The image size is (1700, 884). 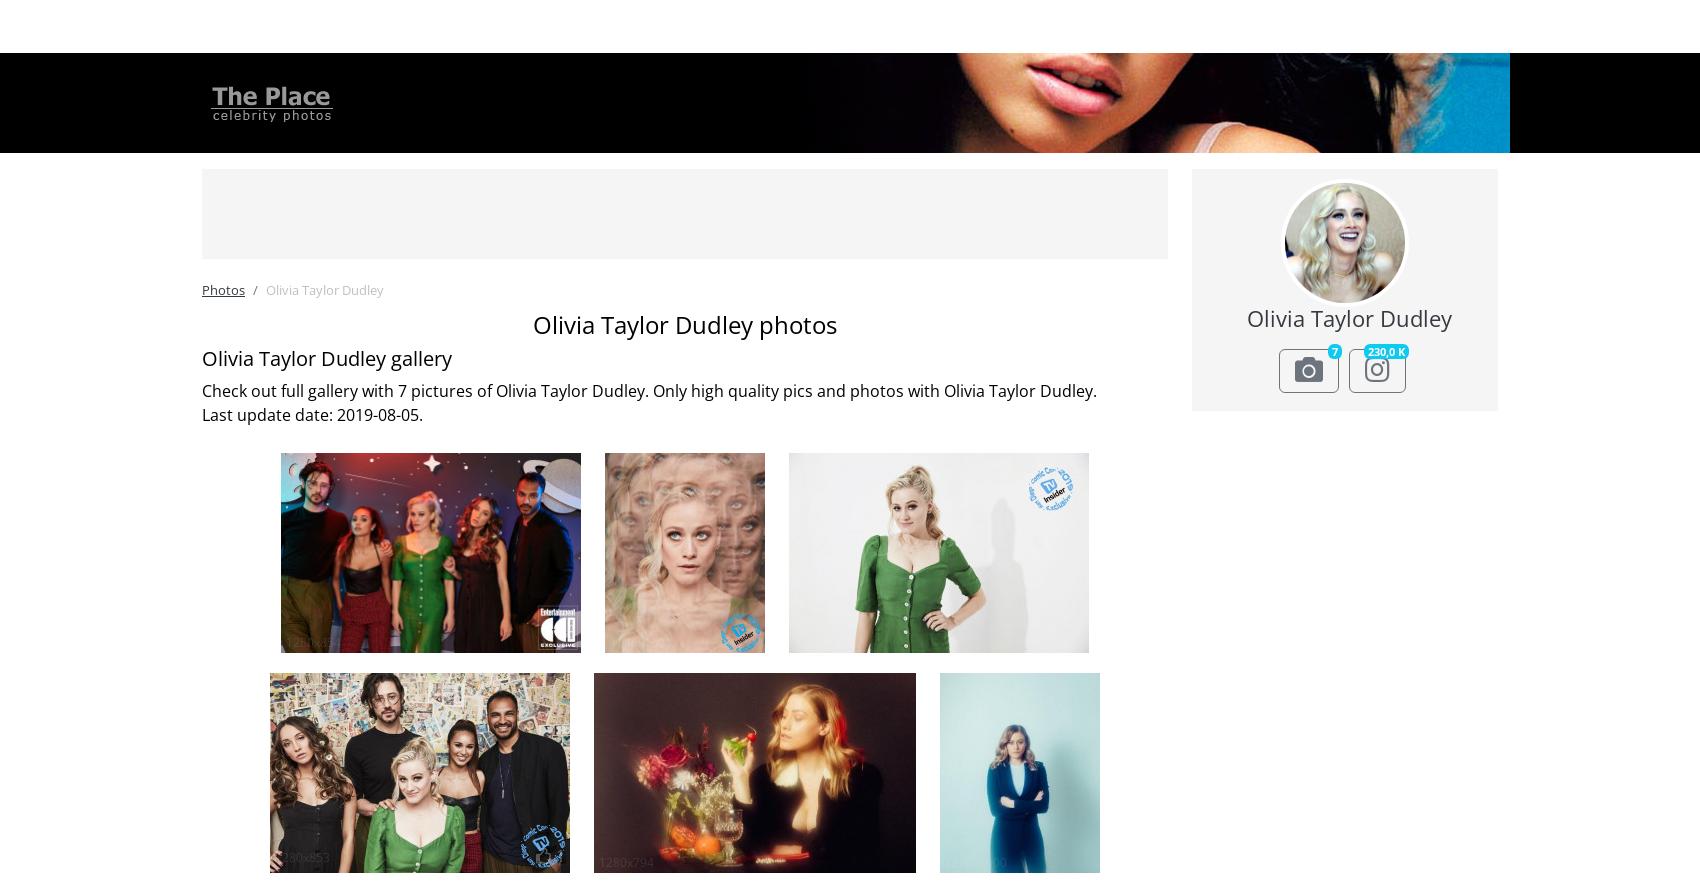 I want to click on 'Forum', so click(x=561, y=28).